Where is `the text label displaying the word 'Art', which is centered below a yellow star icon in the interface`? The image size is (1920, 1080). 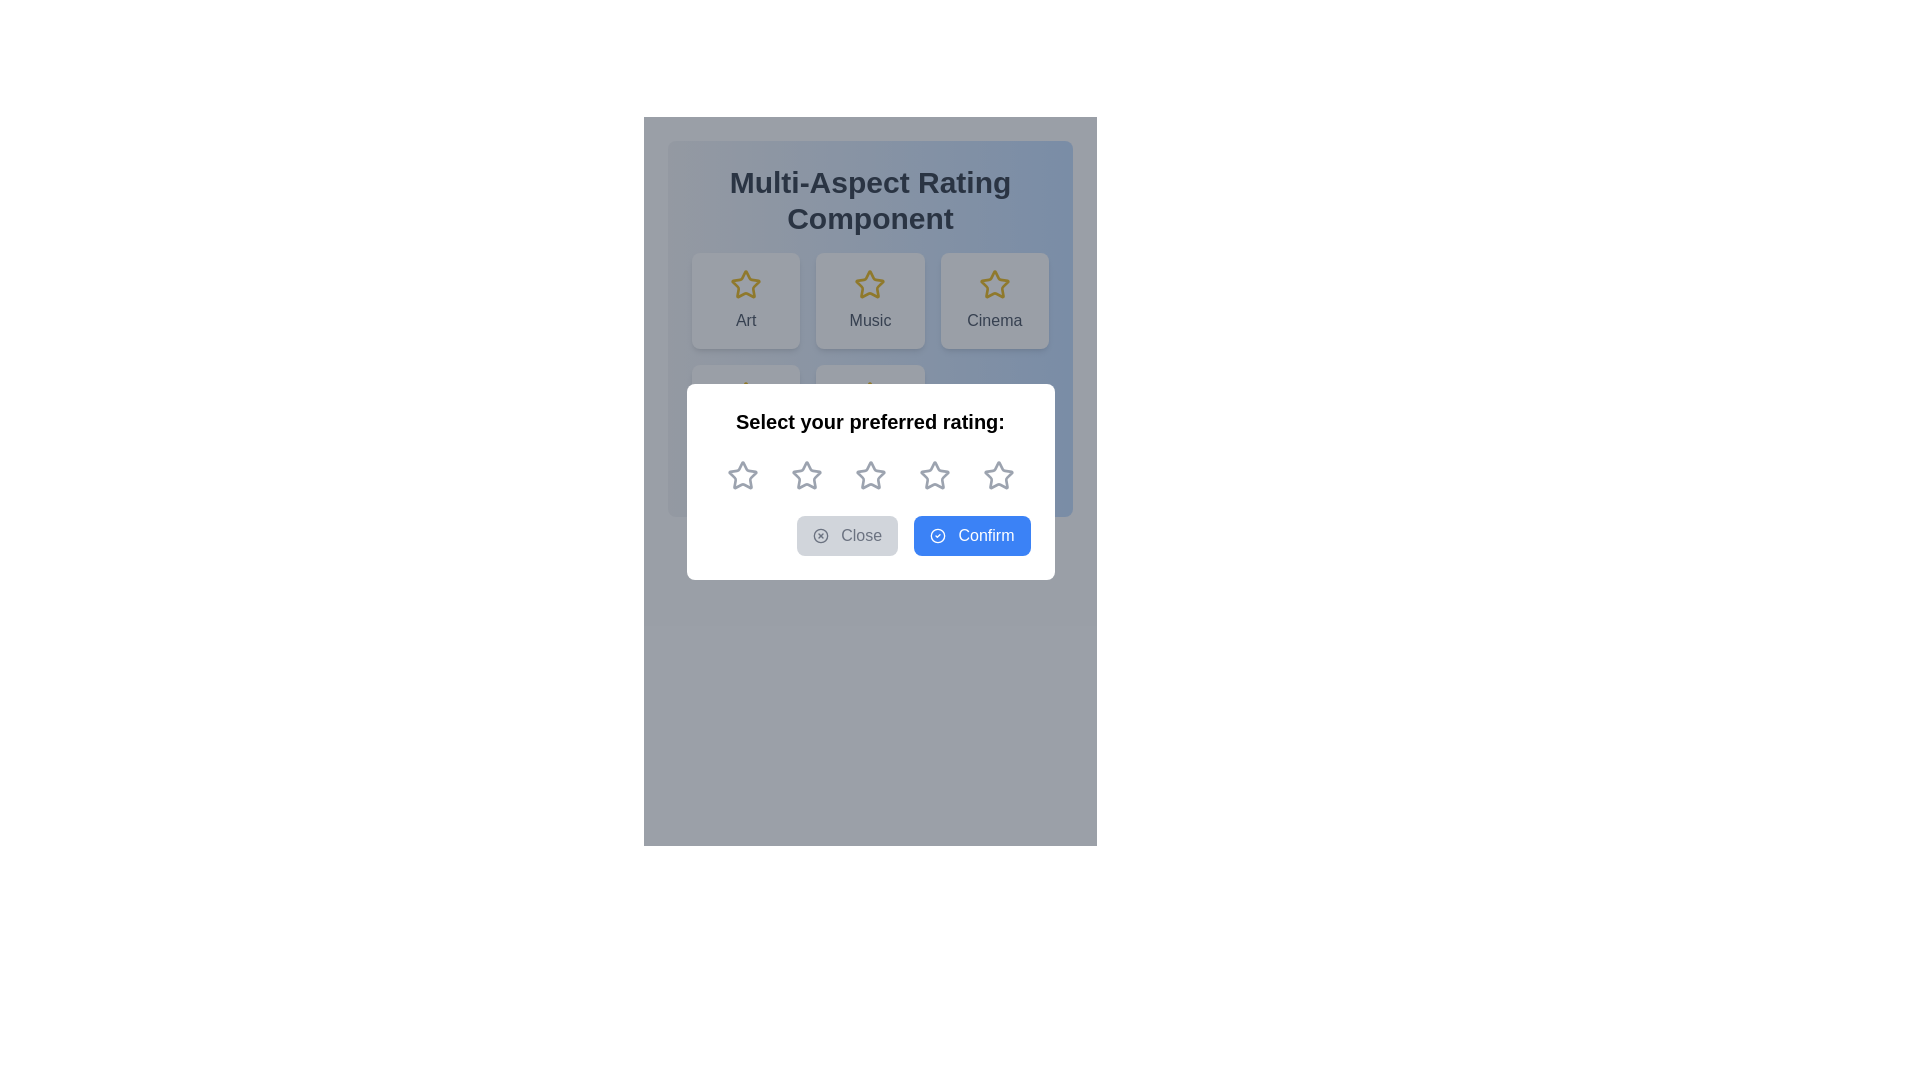
the text label displaying the word 'Art', which is centered below a yellow star icon in the interface is located at coordinates (745, 319).